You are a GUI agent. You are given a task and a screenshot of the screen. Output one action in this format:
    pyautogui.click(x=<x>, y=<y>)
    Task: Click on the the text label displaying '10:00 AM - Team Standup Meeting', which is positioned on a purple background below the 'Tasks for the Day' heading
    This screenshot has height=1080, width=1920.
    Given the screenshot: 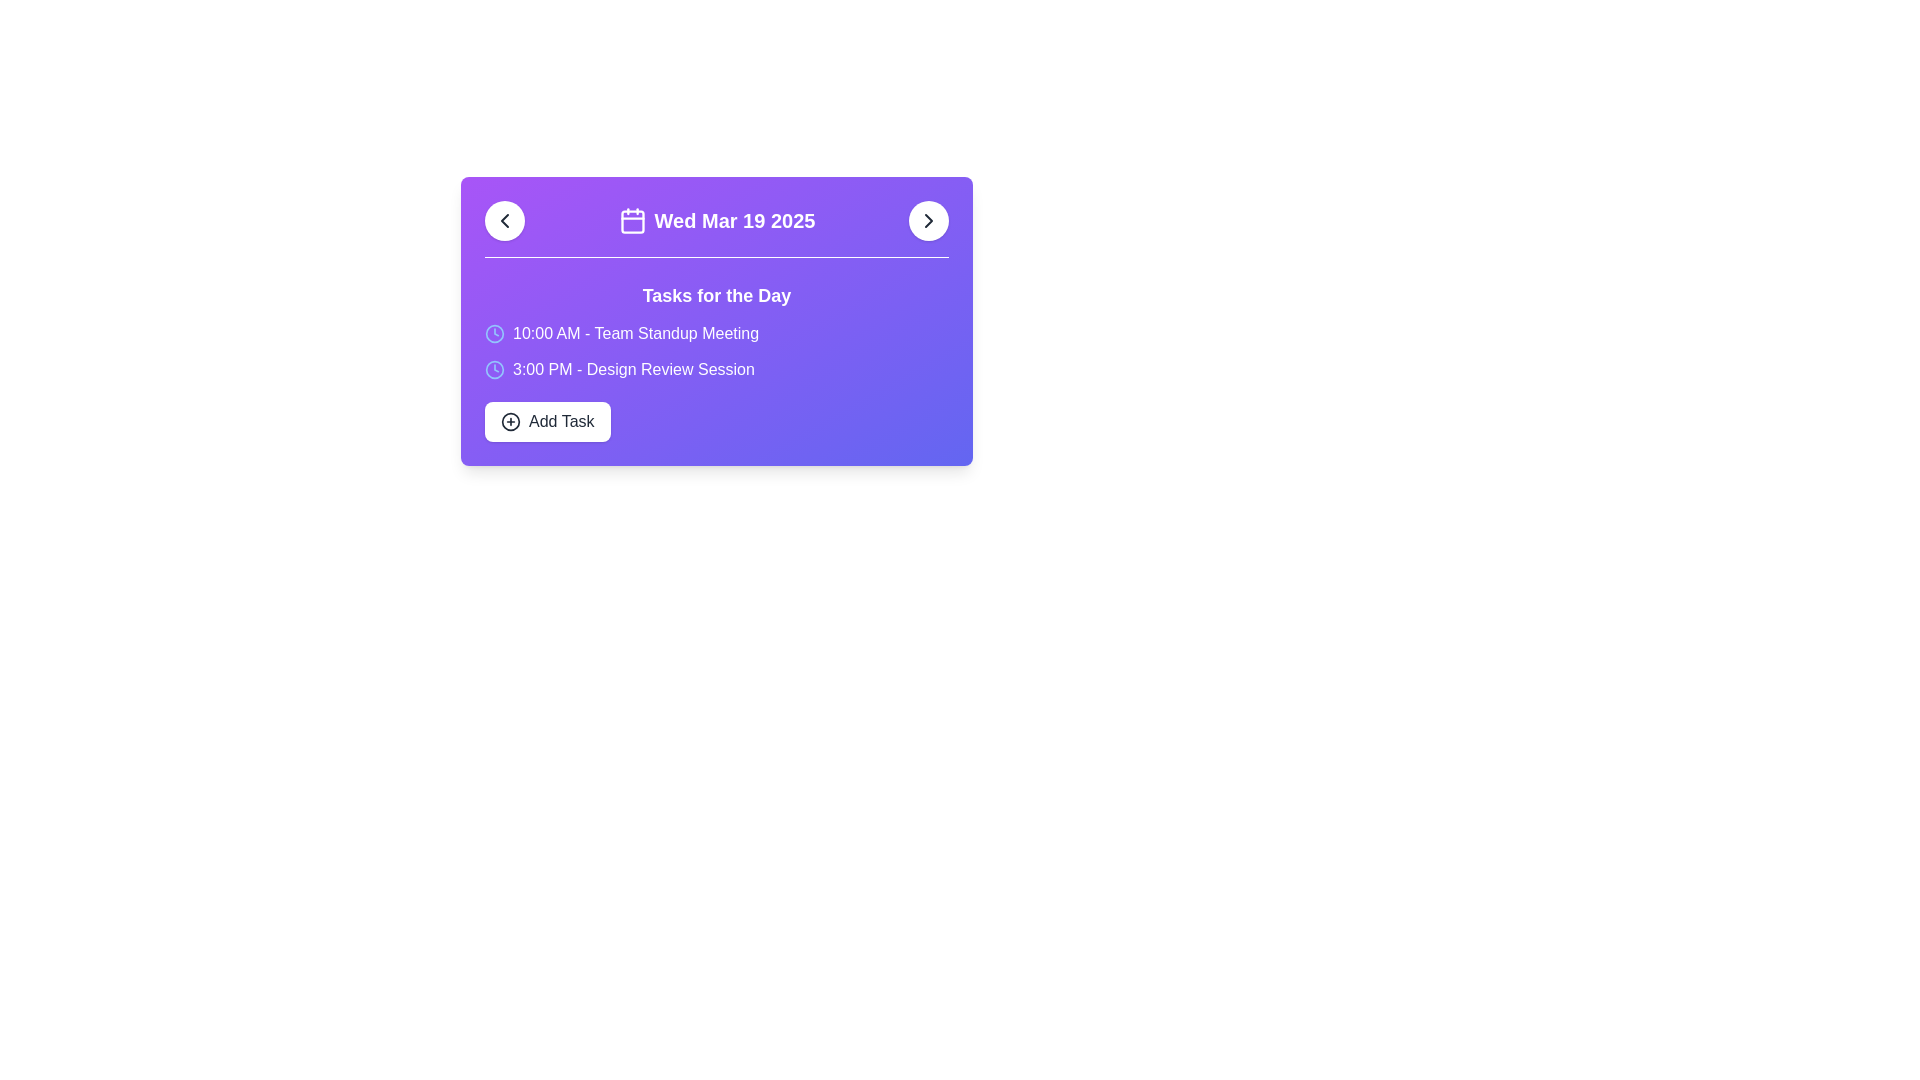 What is the action you would take?
    pyautogui.click(x=635, y=333)
    